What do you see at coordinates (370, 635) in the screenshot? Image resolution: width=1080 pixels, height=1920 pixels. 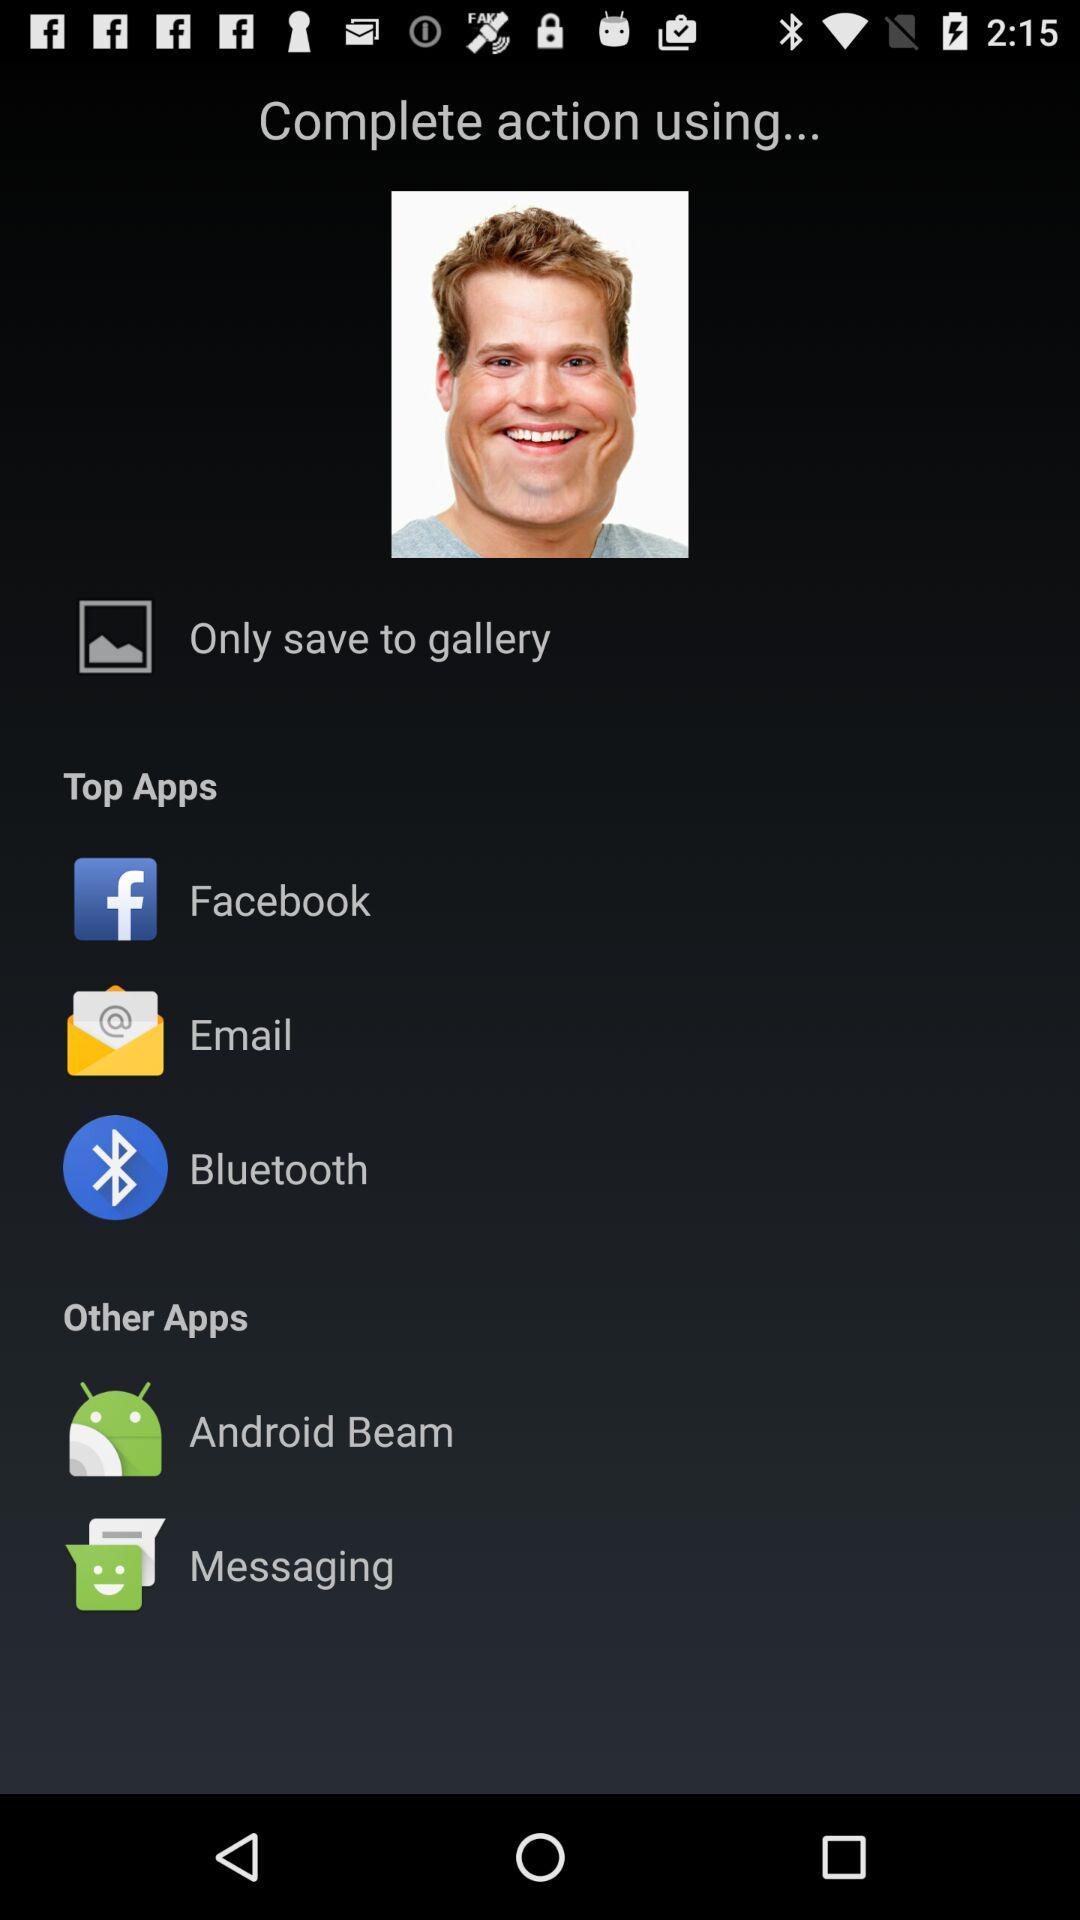 I see `only save to app` at bounding box center [370, 635].